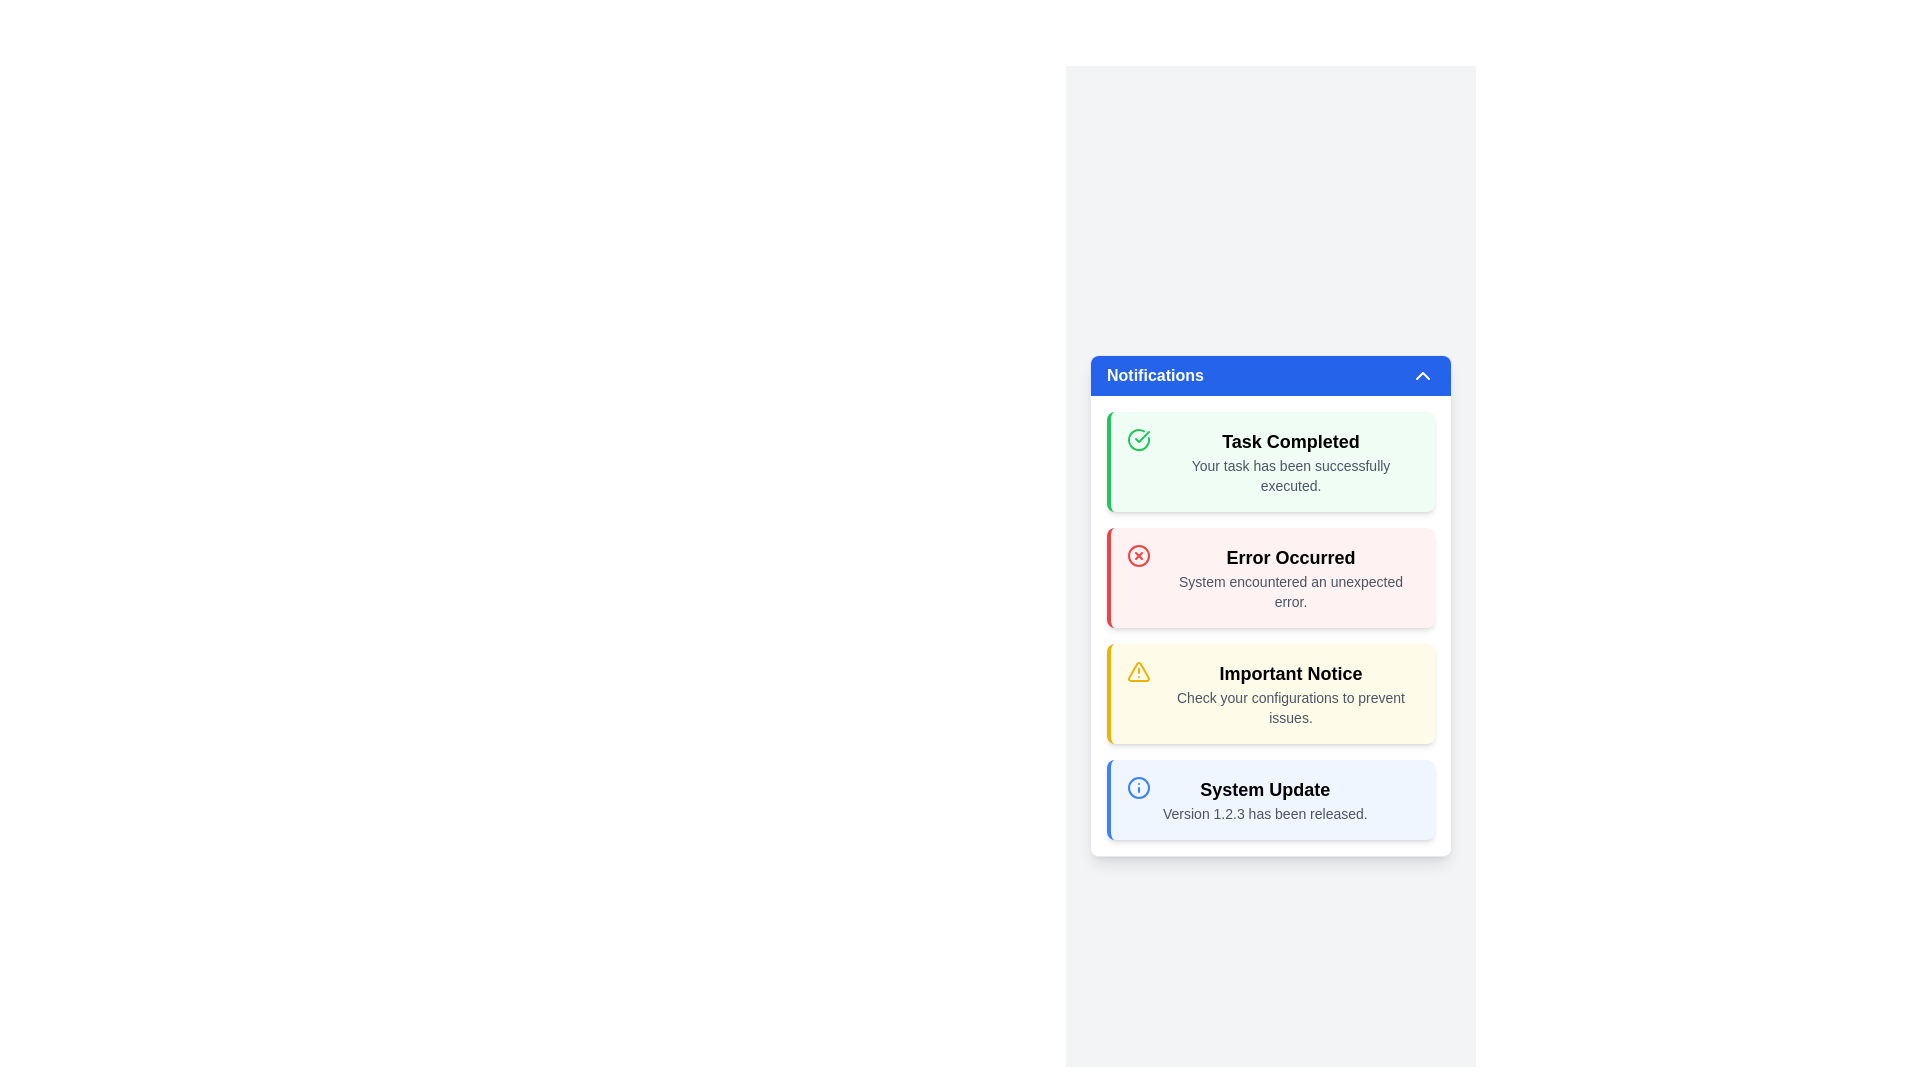  What do you see at coordinates (1264, 813) in the screenshot?
I see `text displaying the message 'Version 1.2.3 has been released.' located in the notification card labeled 'System Update.'` at bounding box center [1264, 813].